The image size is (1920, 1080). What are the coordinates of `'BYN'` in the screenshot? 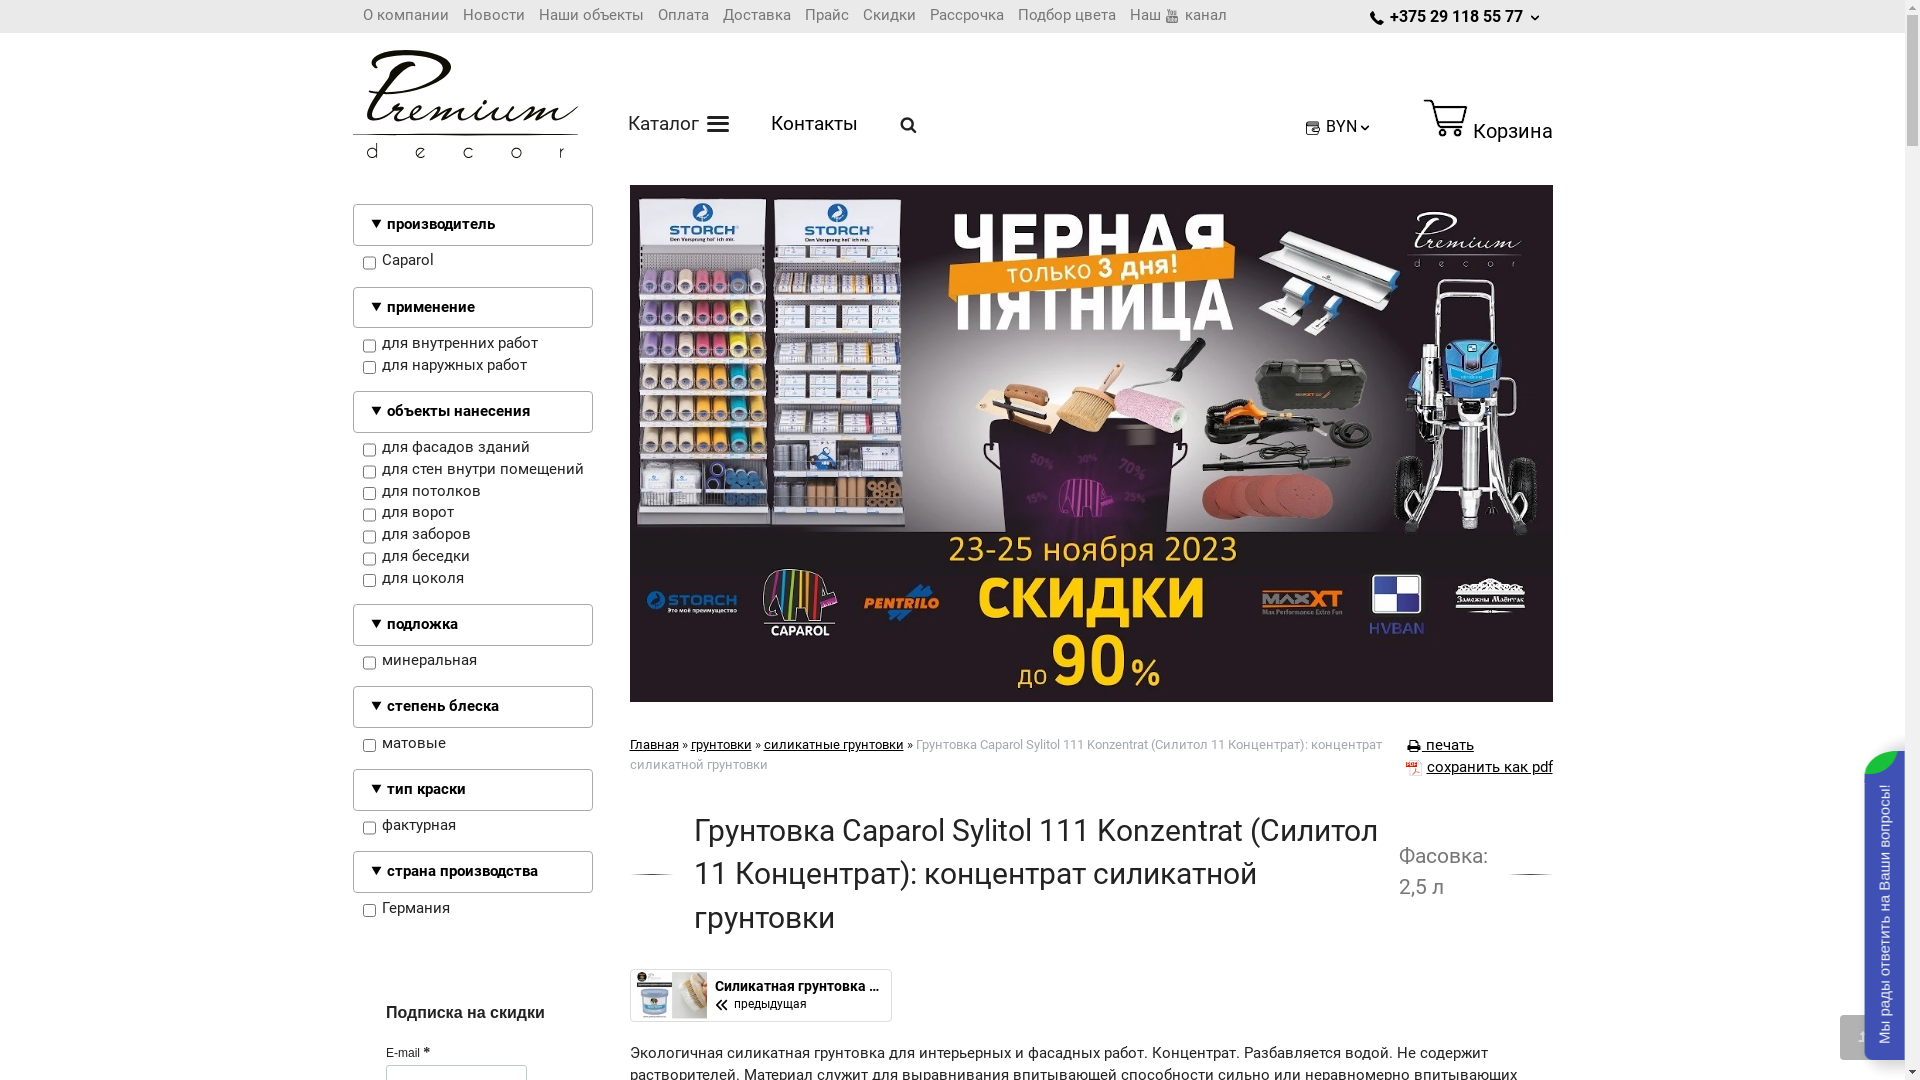 It's located at (1339, 126).